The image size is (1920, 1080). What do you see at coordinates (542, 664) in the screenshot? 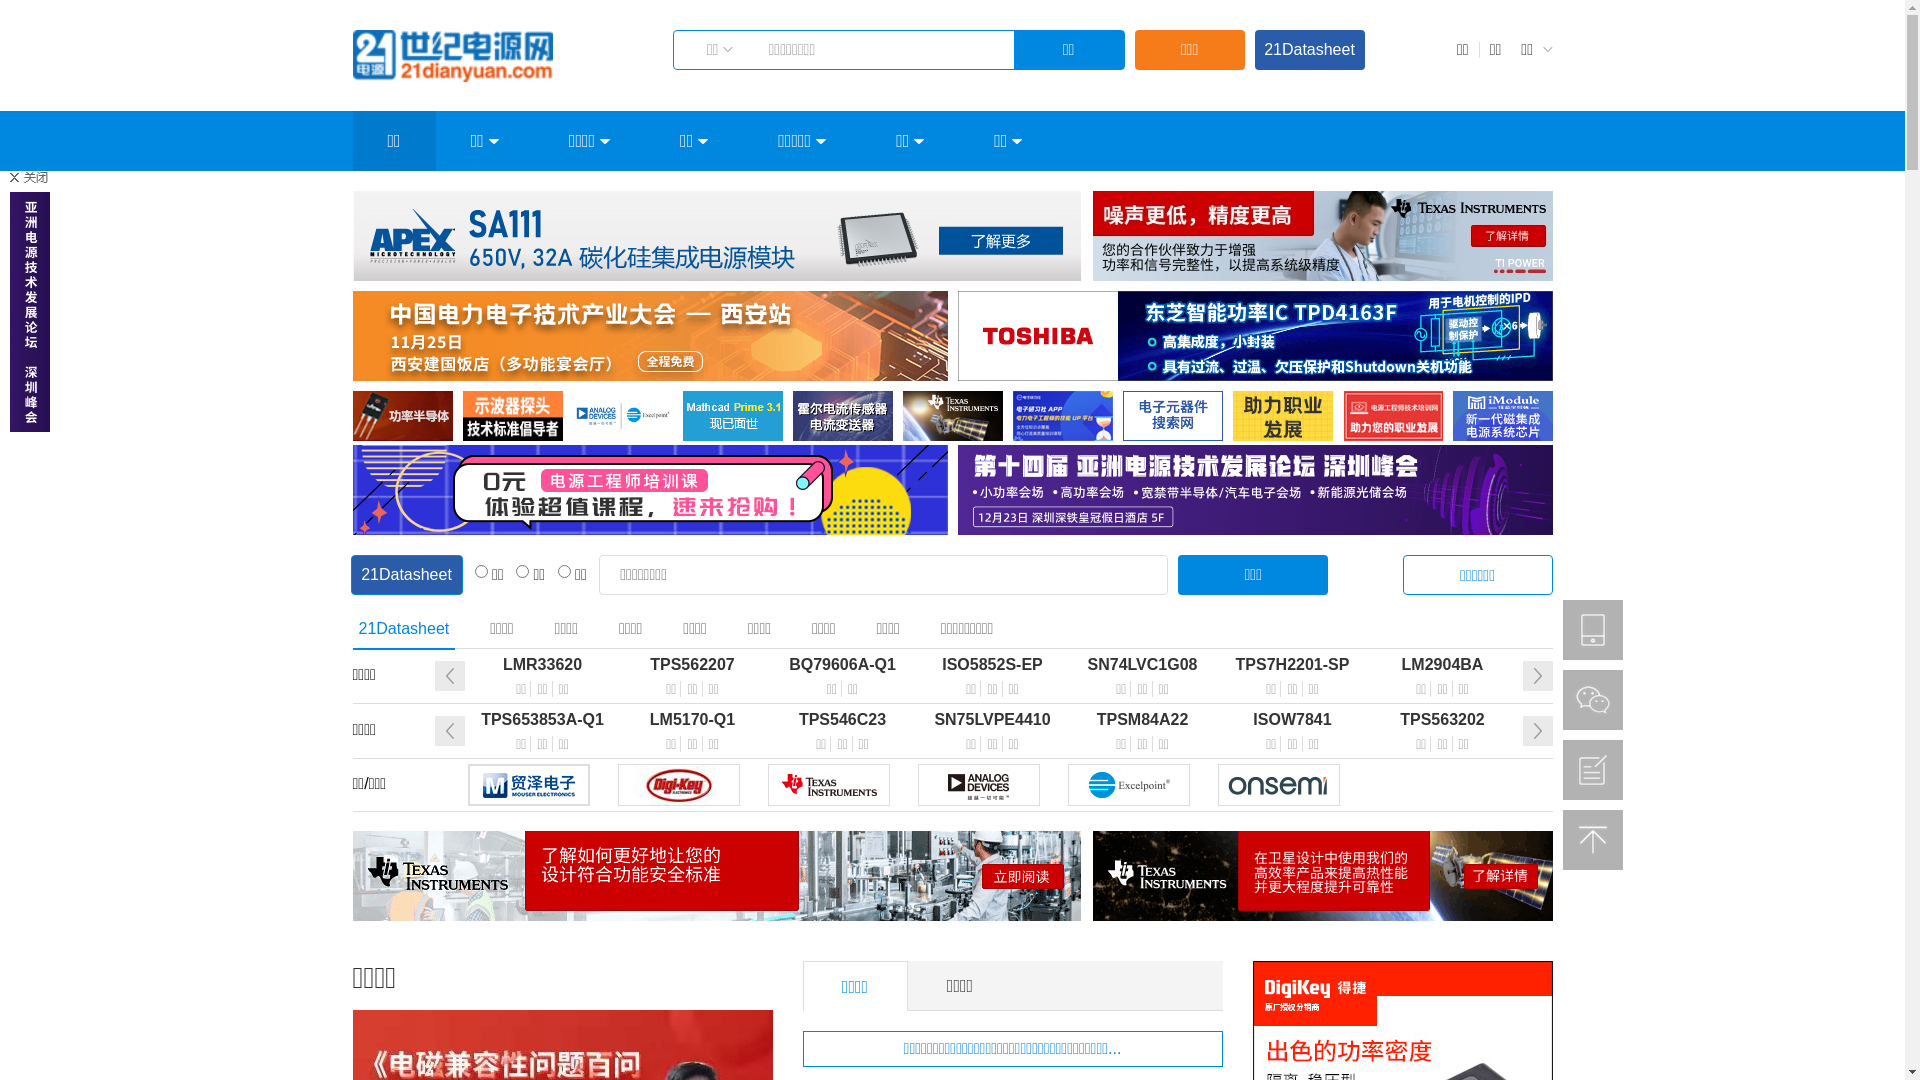
I see `'LMR33620'` at bounding box center [542, 664].